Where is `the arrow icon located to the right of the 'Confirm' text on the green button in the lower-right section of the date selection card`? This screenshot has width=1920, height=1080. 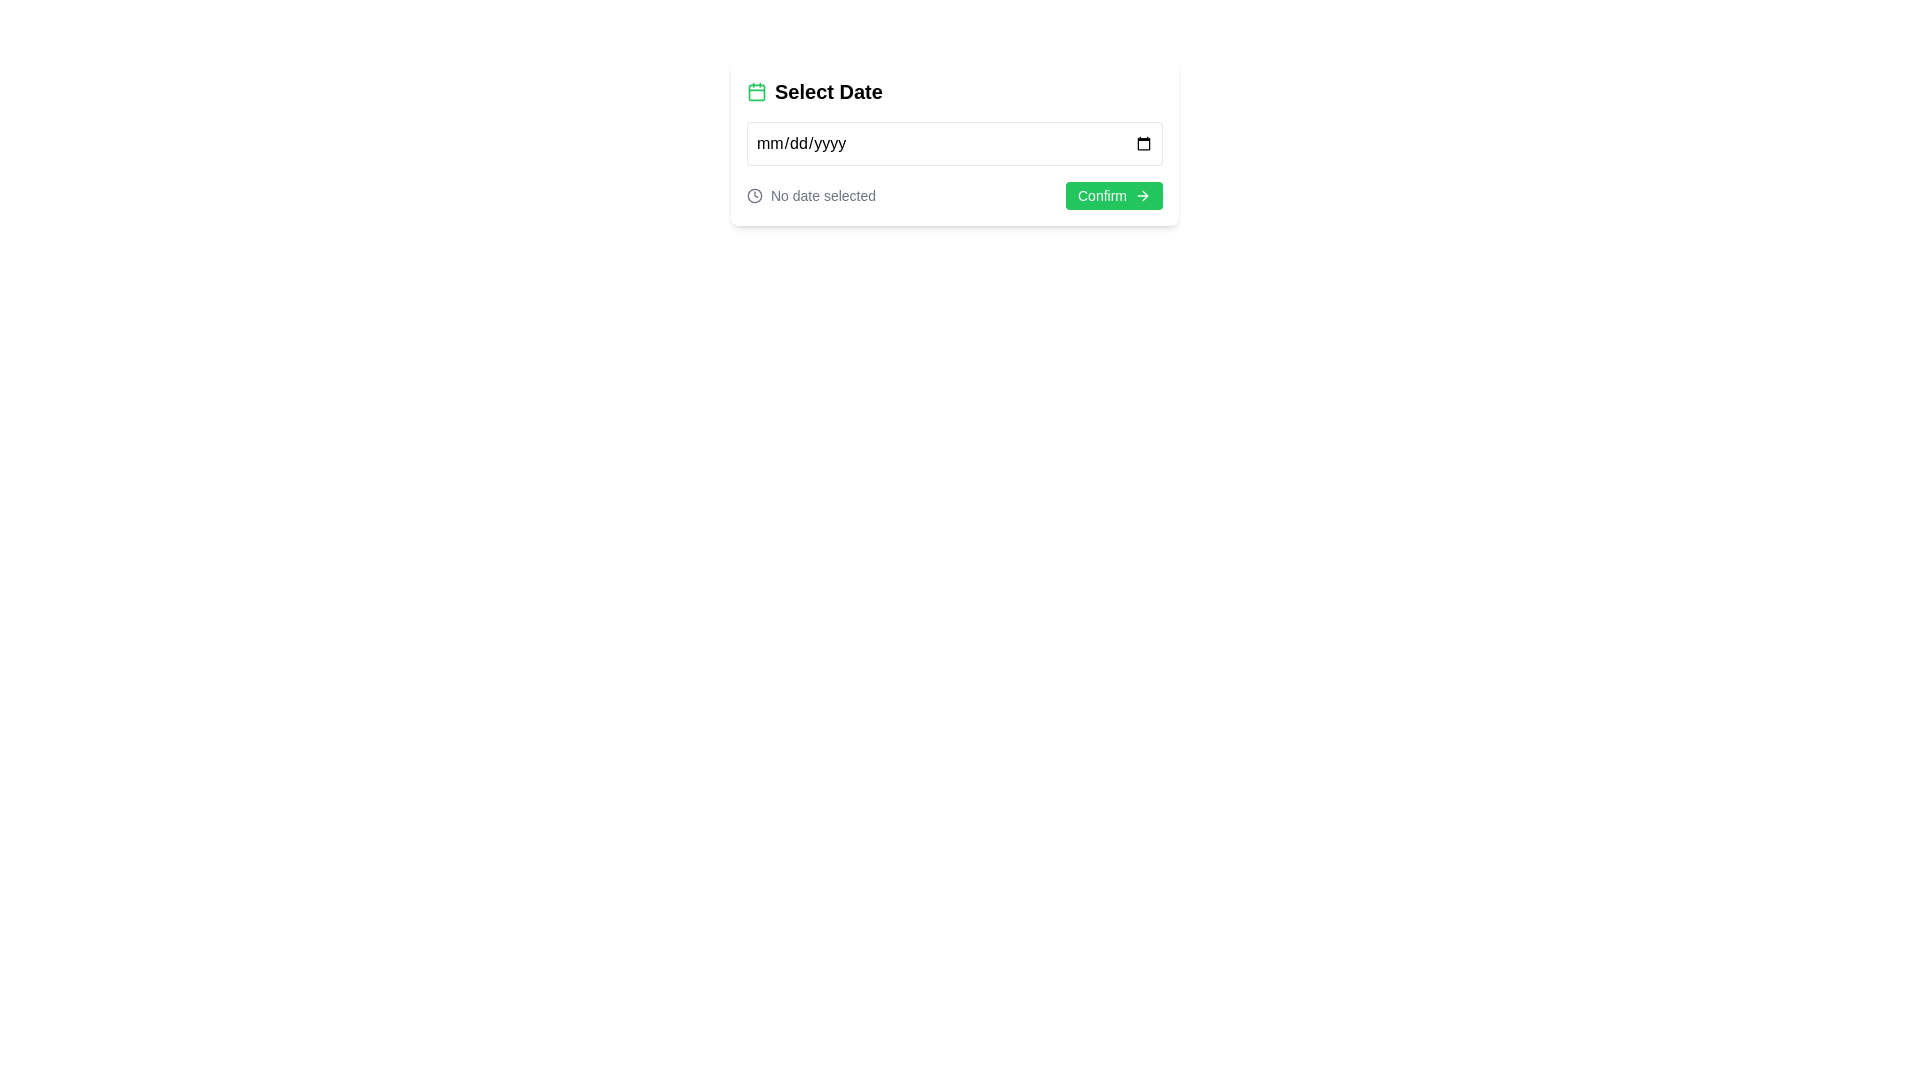 the arrow icon located to the right of the 'Confirm' text on the green button in the lower-right section of the date selection card is located at coordinates (1142, 196).